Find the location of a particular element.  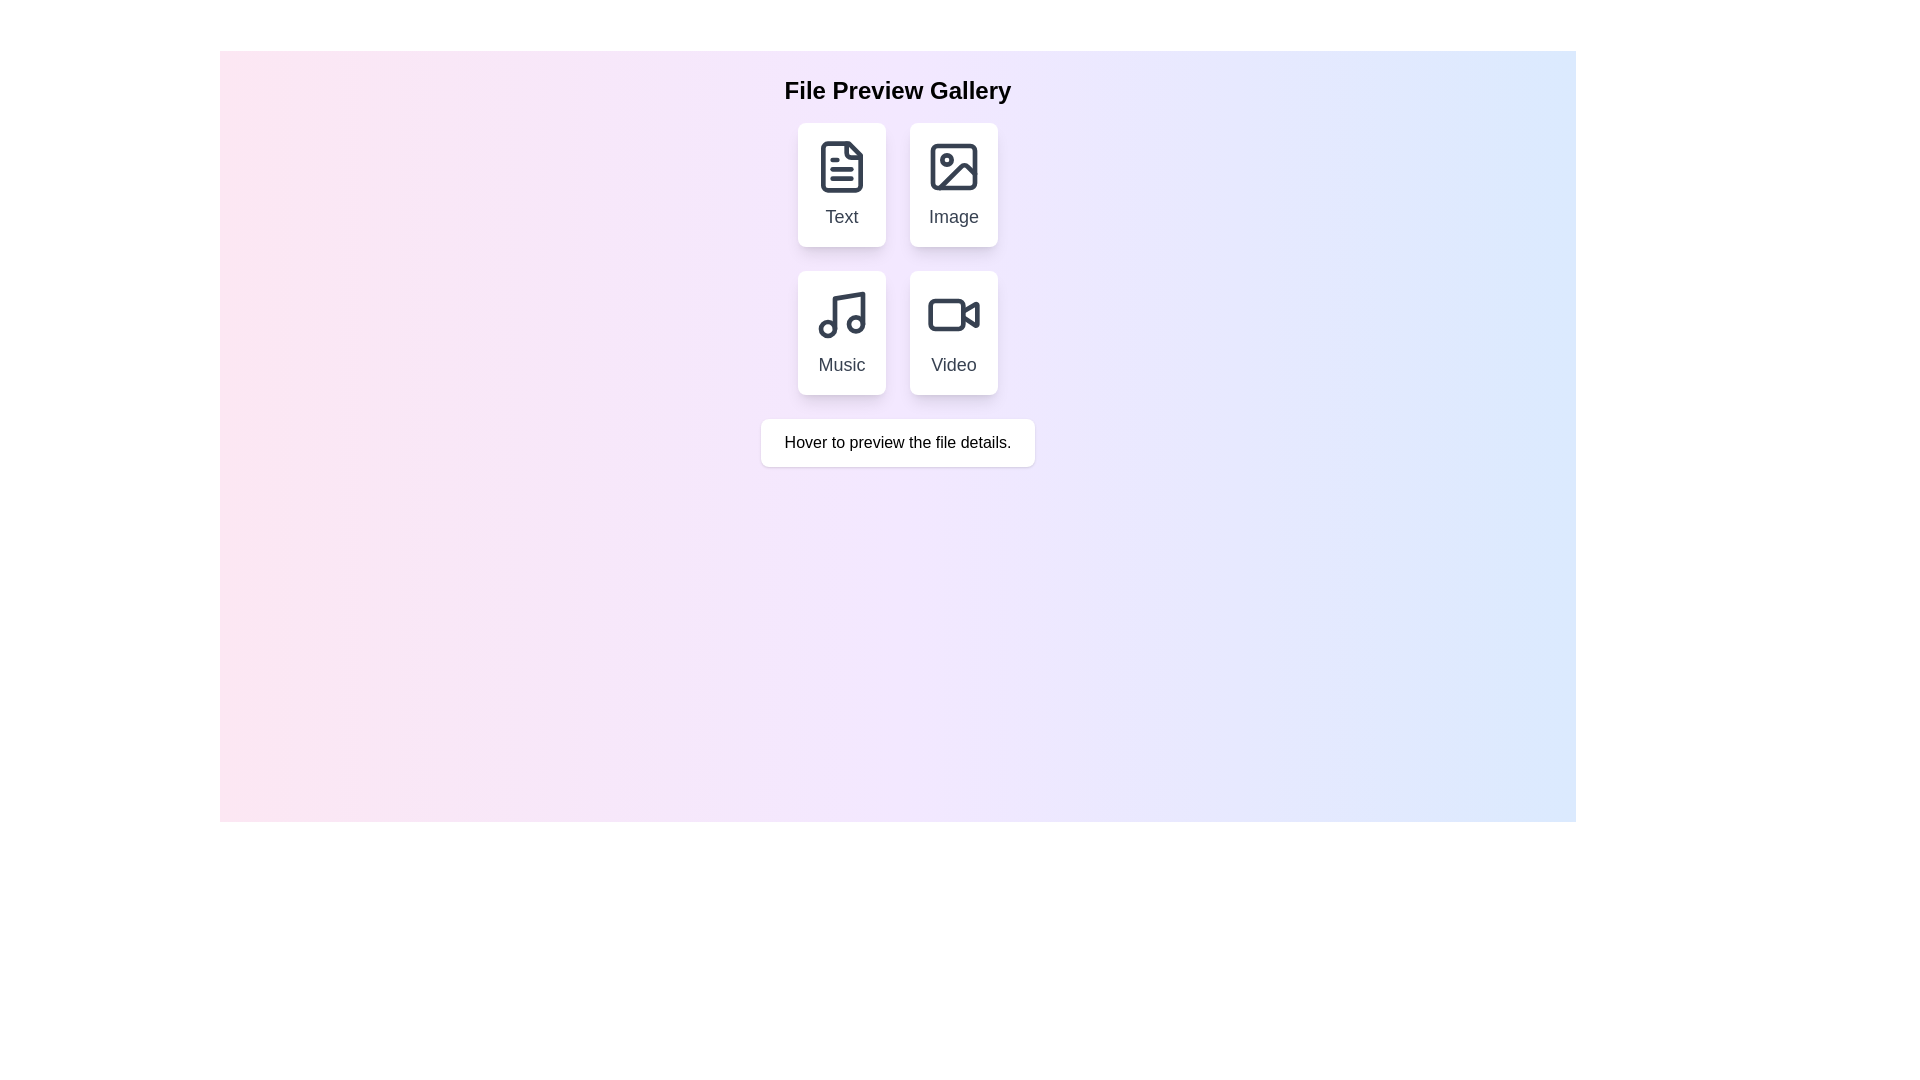

the smaller rightmost circle of the musical note icon in the 'Music' card, located in the lower left quadrant of the 2x2 grid interface is located at coordinates (855, 323).